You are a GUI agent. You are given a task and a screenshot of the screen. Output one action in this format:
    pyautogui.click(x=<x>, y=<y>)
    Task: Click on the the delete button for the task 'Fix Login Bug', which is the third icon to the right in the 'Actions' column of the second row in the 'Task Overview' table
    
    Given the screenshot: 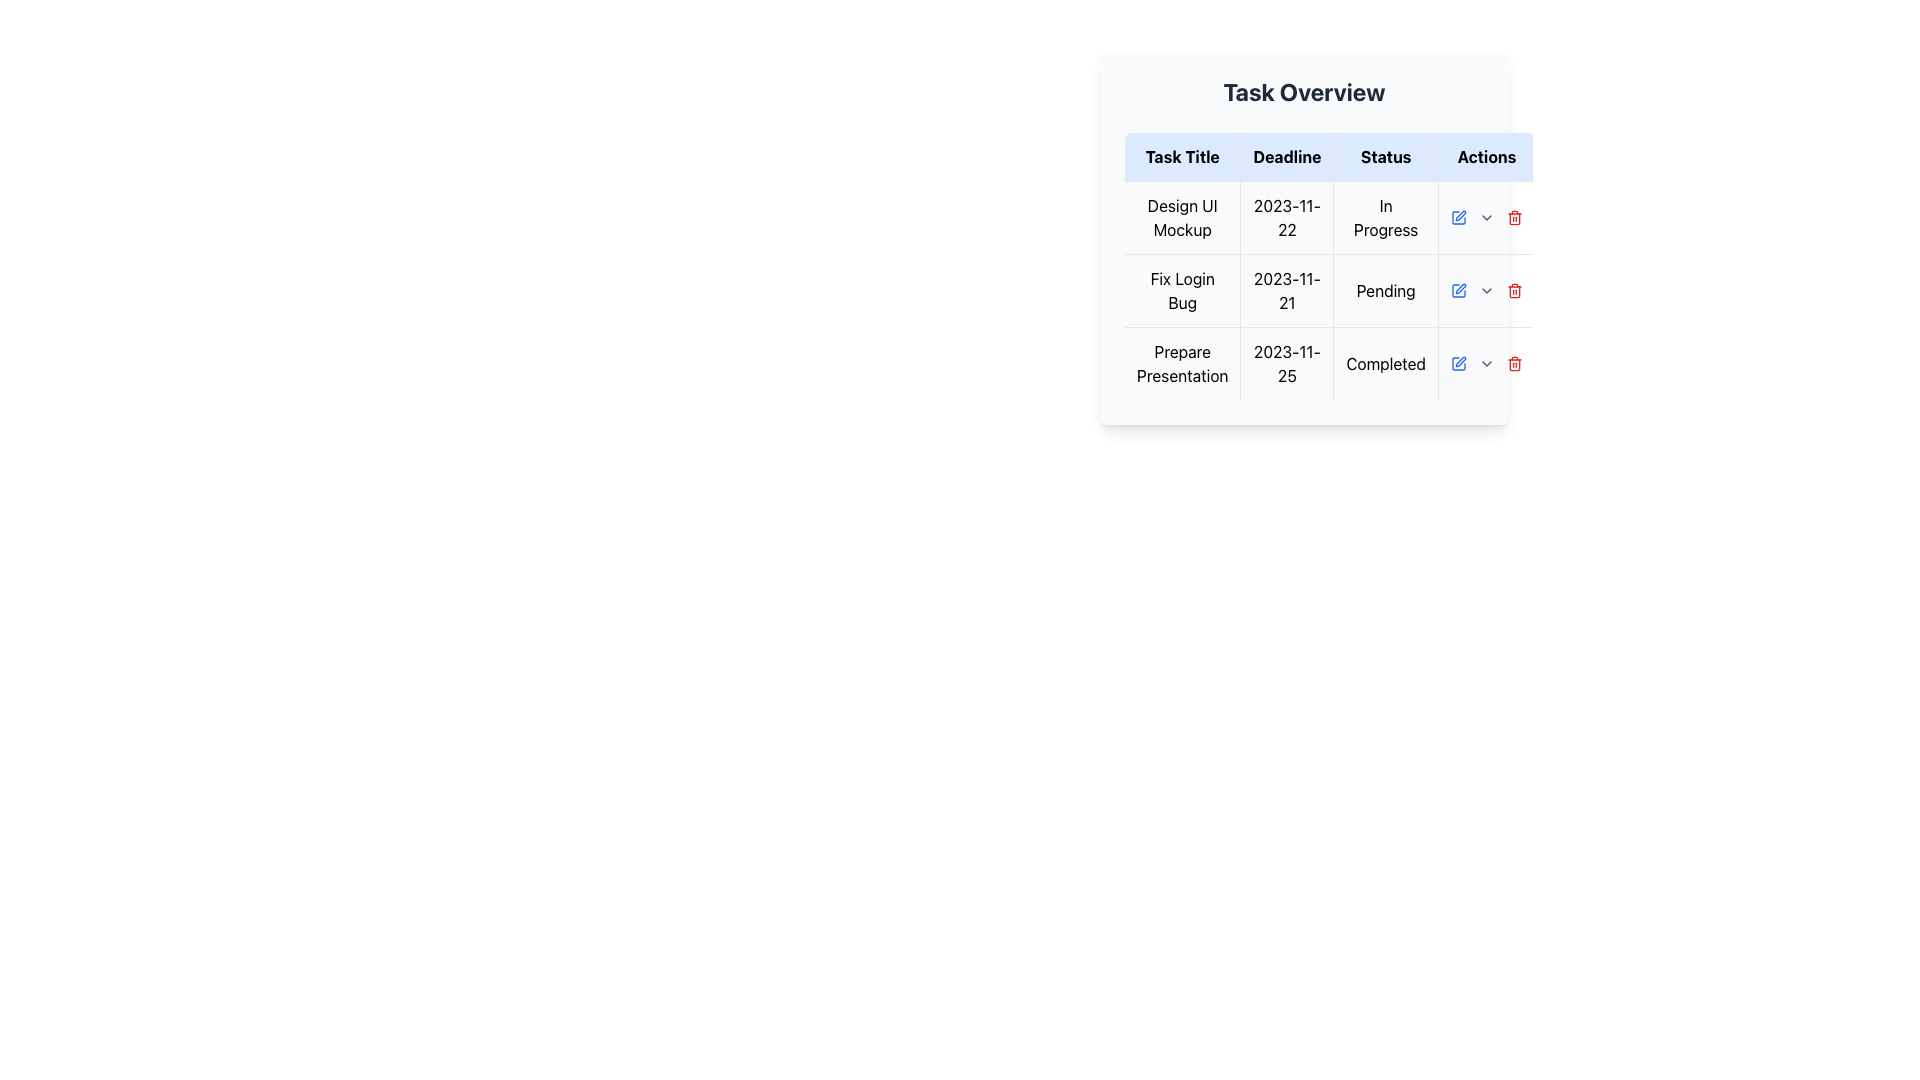 What is the action you would take?
    pyautogui.click(x=1515, y=290)
    